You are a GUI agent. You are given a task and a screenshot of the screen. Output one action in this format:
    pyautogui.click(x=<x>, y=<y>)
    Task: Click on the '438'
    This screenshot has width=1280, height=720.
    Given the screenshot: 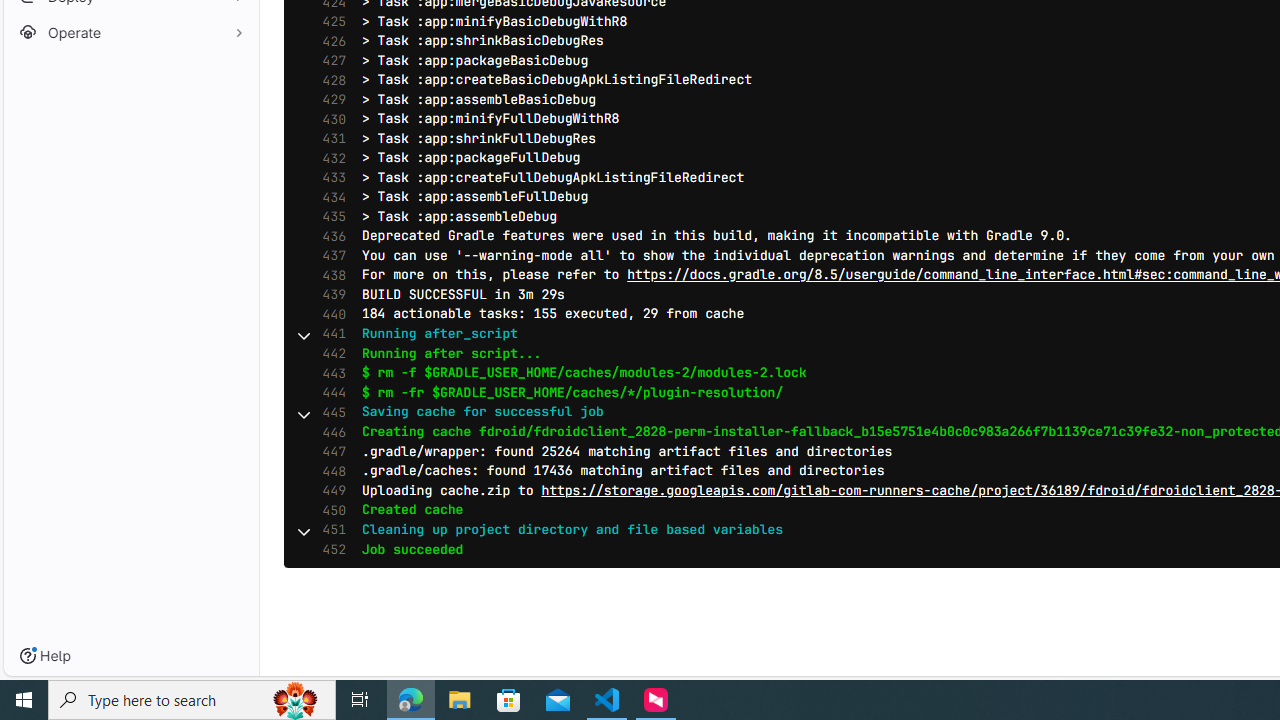 What is the action you would take?
    pyautogui.click(x=329, y=275)
    